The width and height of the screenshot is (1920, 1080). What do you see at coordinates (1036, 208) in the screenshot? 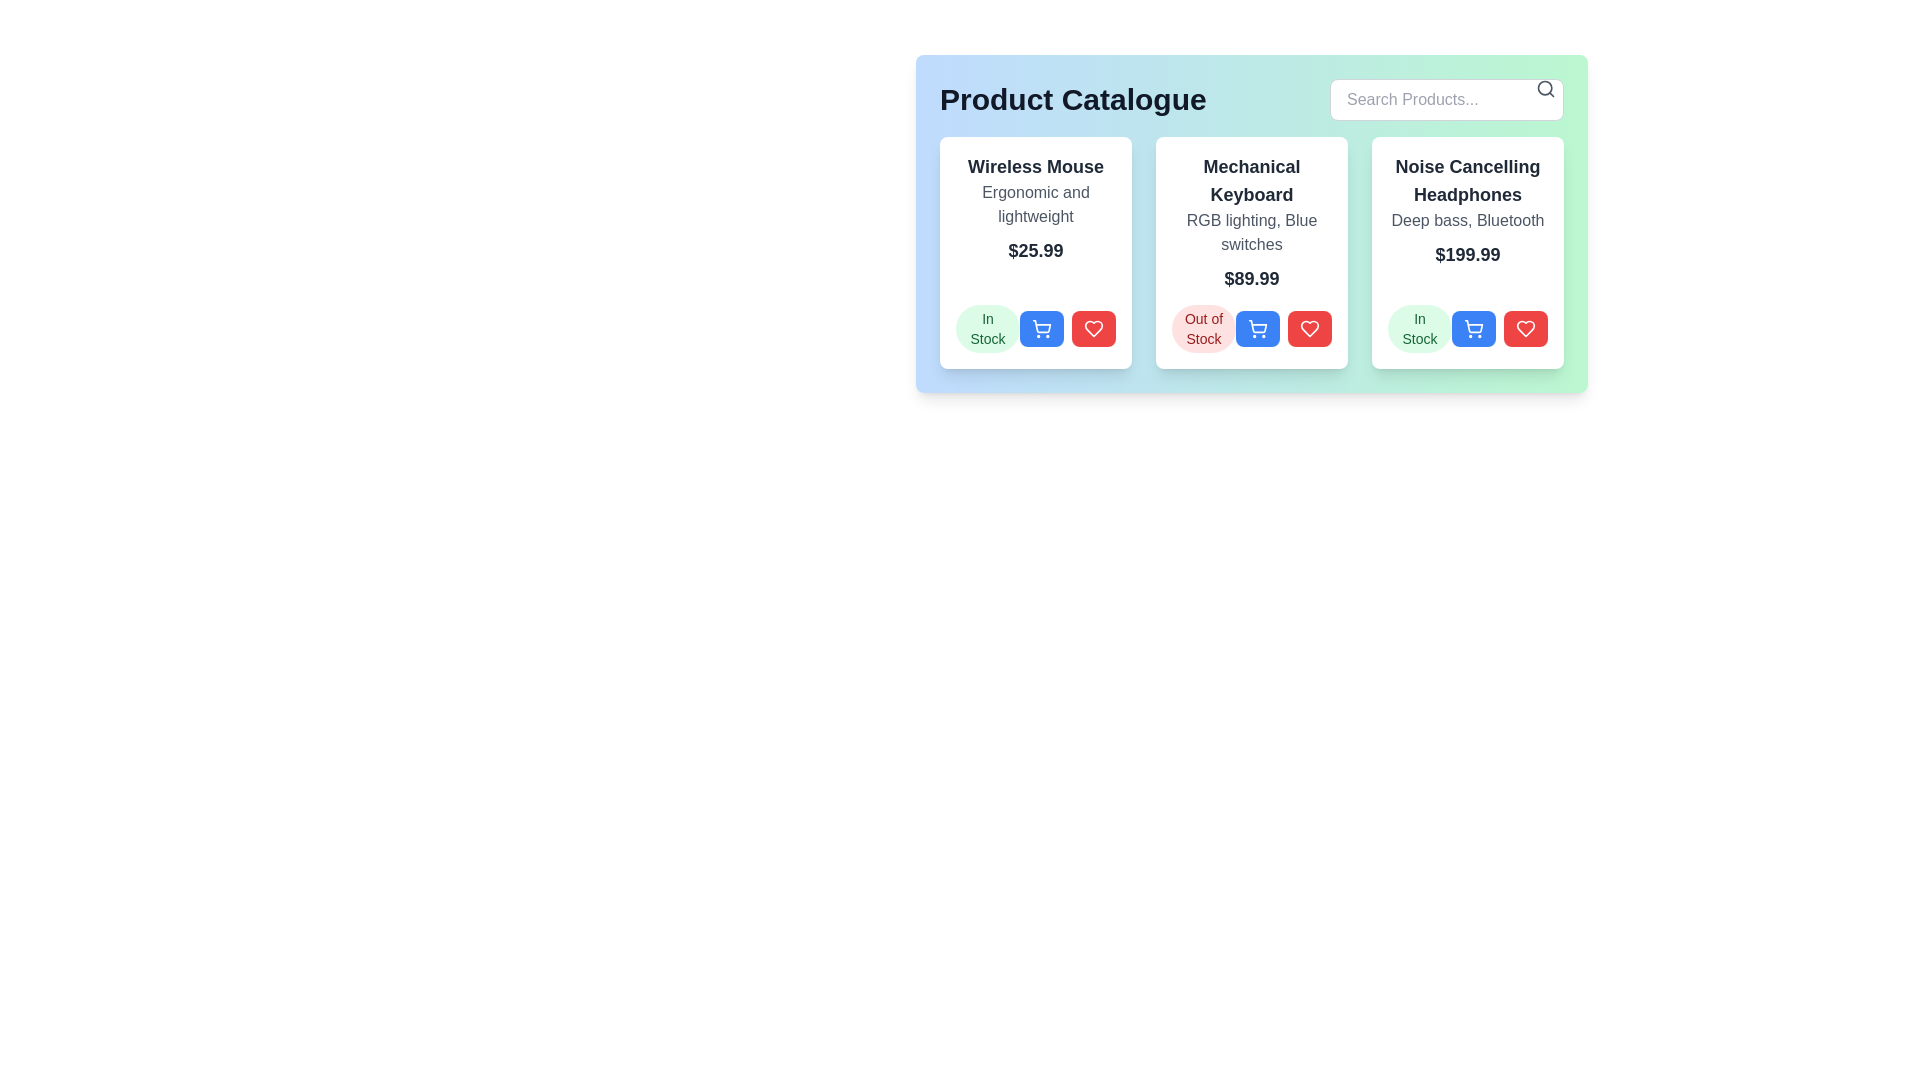
I see `the information display block containing the product details for 'Wireless Mouse', which includes the title, description, and price, located in the first card of the grid under 'Product Catalogue'` at bounding box center [1036, 208].